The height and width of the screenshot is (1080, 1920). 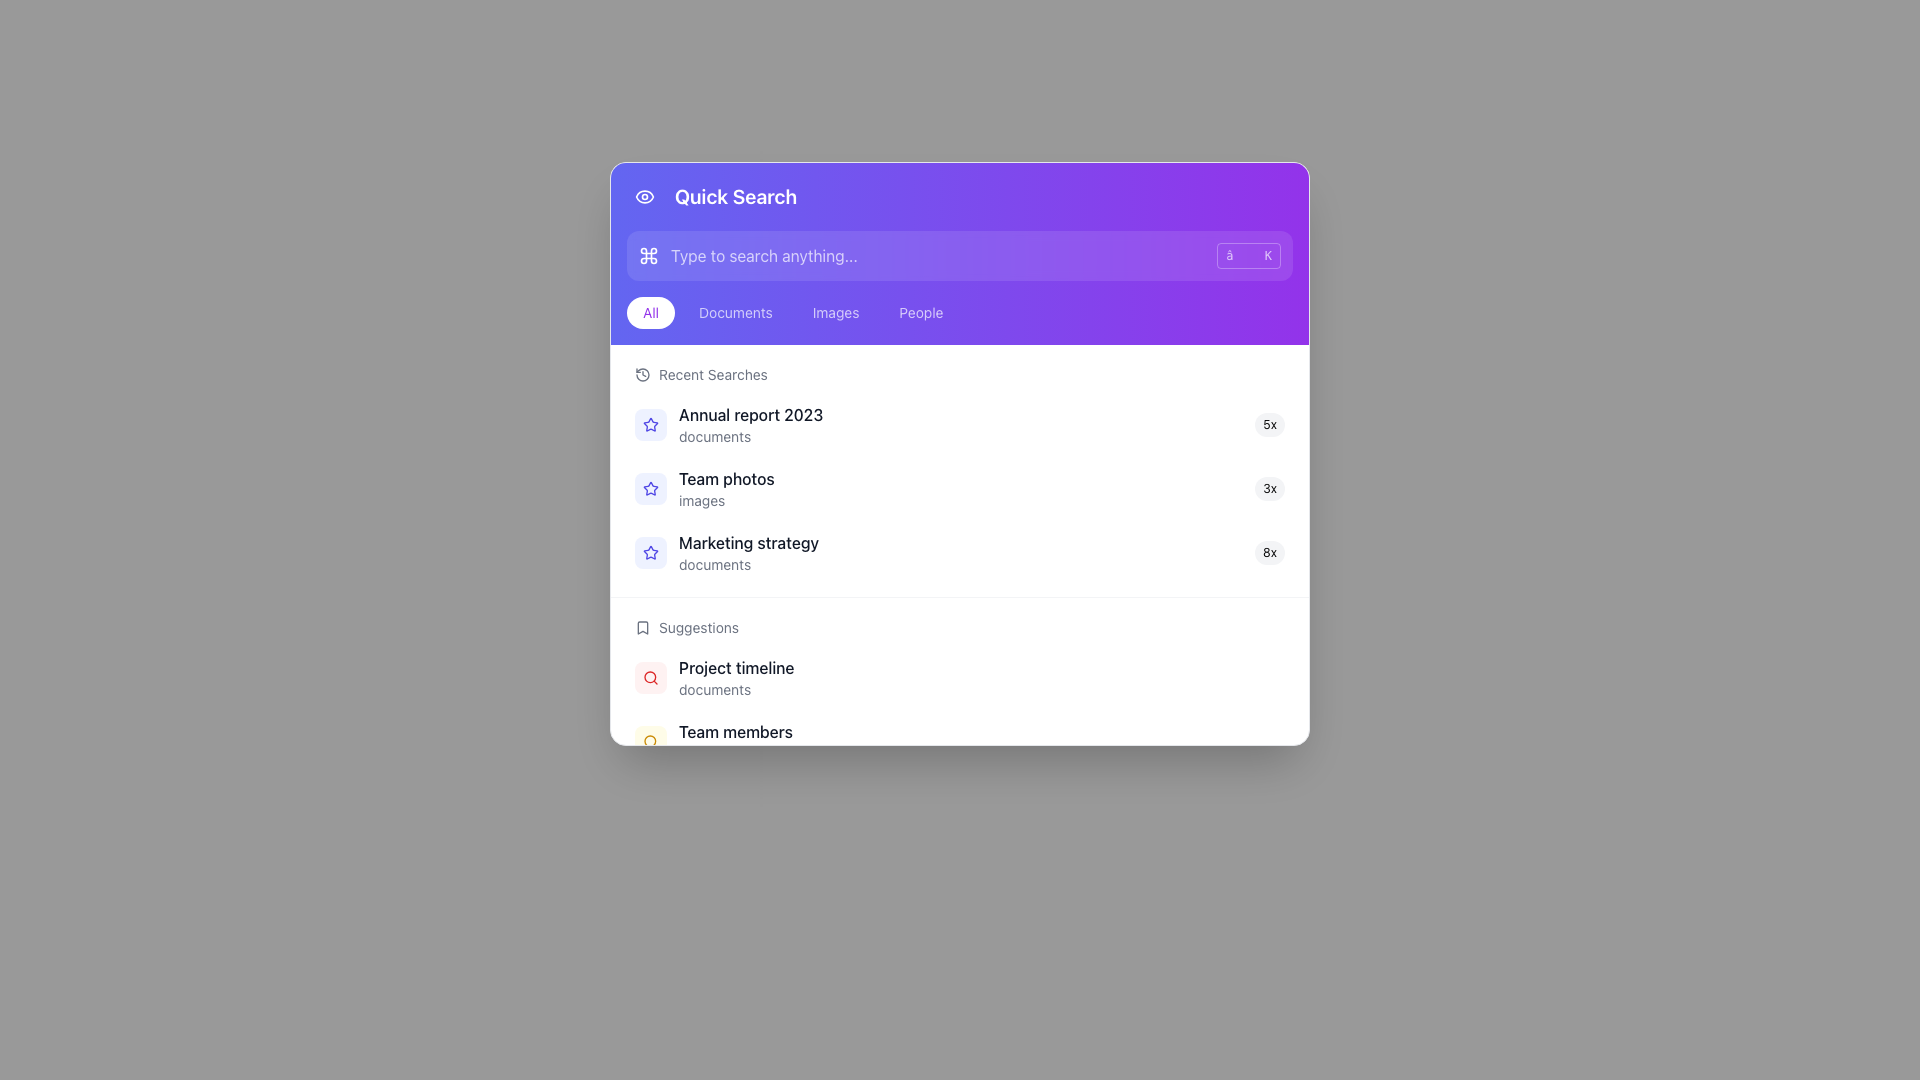 I want to click on the badge/label that indicates the interaction count of 8 for the 'Marketing strategy' entry, located at the far right of the 'Marketing strategy documents' row under 'Recent Searches', so click(x=1269, y=552).